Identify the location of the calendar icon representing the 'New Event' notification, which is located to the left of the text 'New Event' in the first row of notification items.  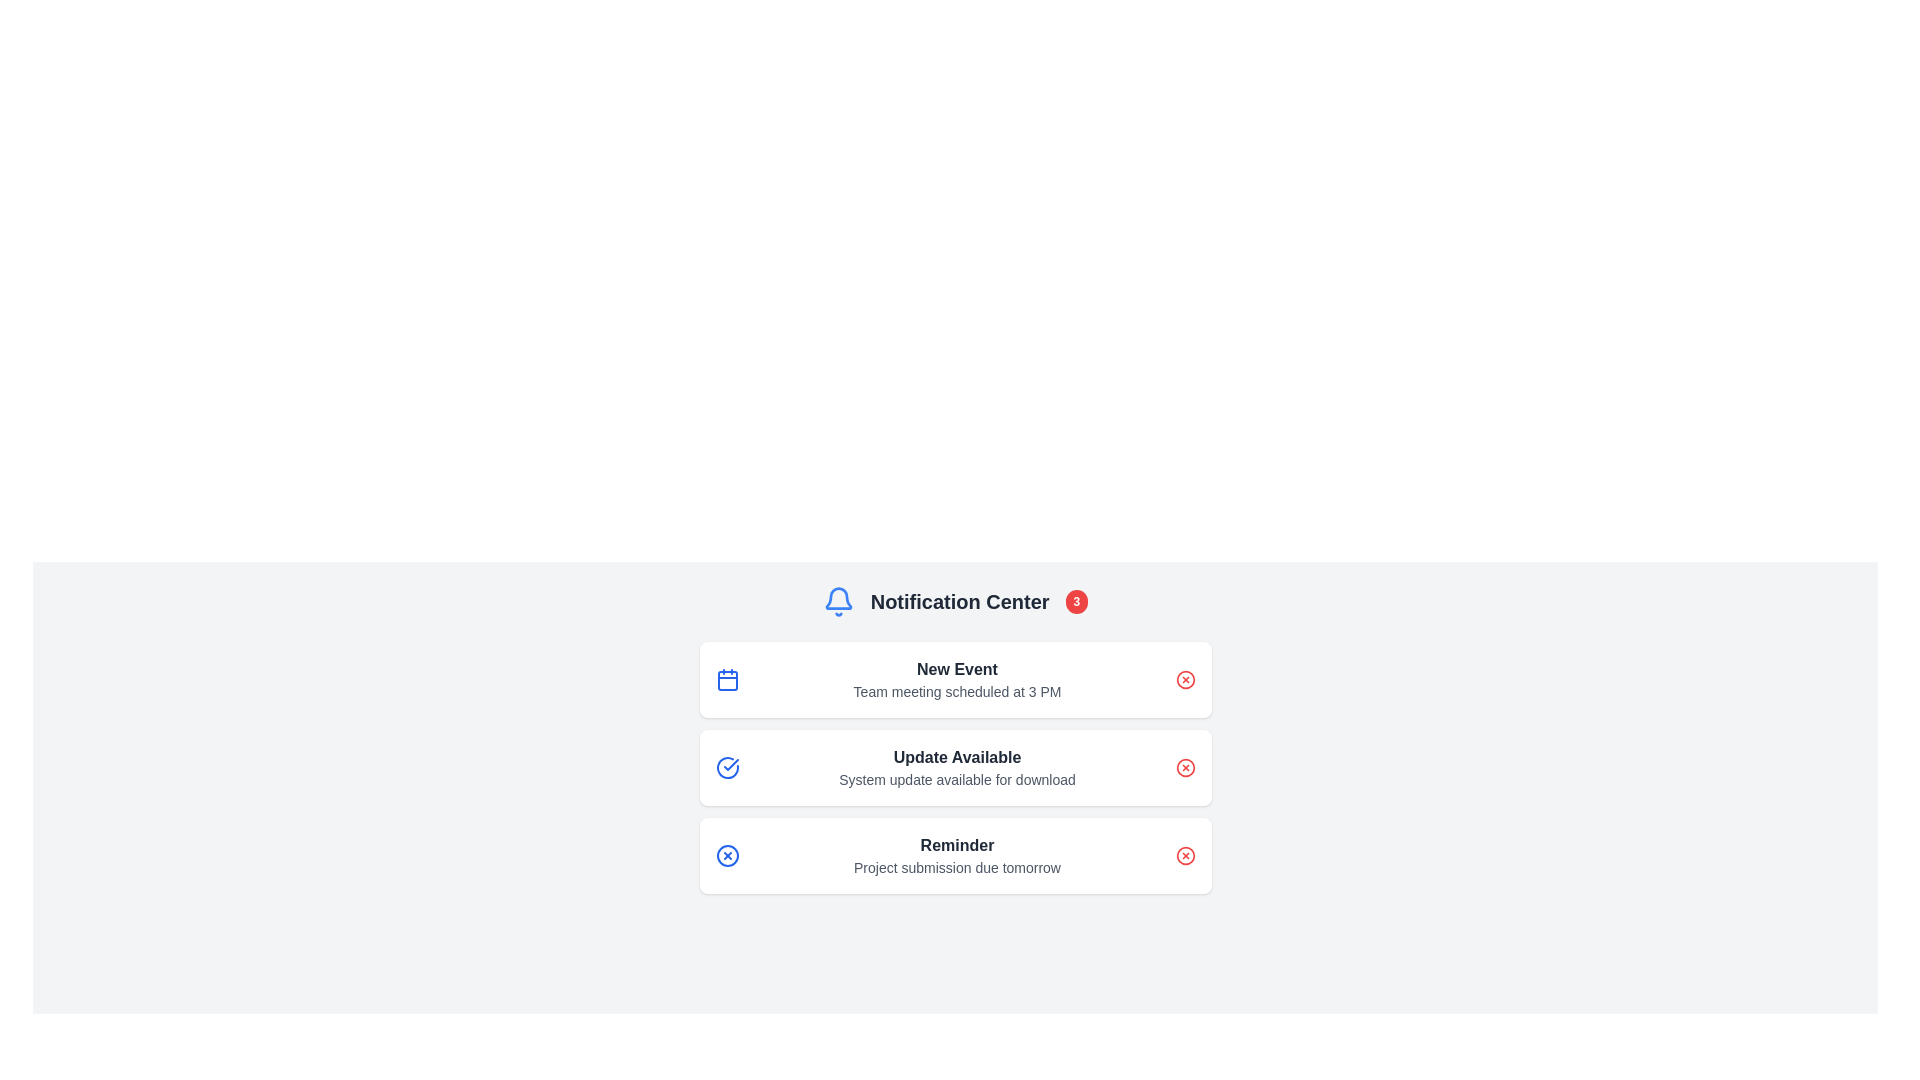
(726, 680).